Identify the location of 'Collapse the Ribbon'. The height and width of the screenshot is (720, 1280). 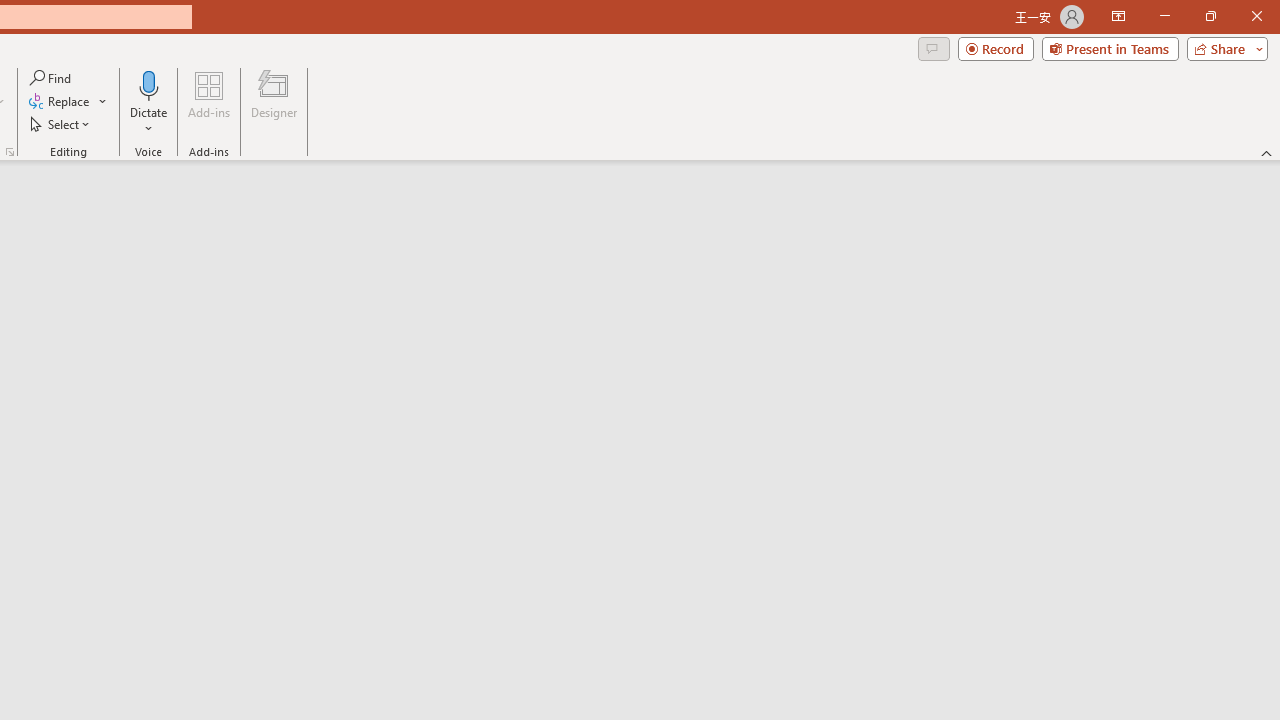
(1266, 152).